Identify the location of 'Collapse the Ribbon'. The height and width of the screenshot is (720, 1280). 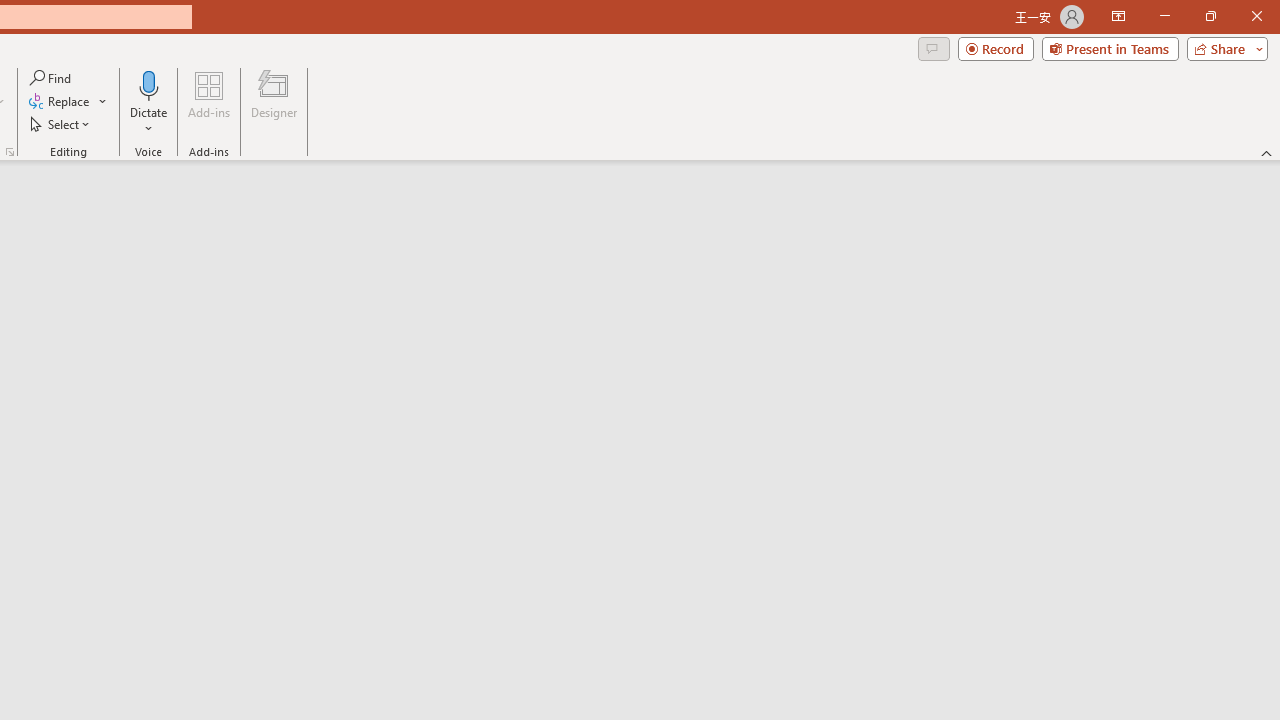
(1266, 152).